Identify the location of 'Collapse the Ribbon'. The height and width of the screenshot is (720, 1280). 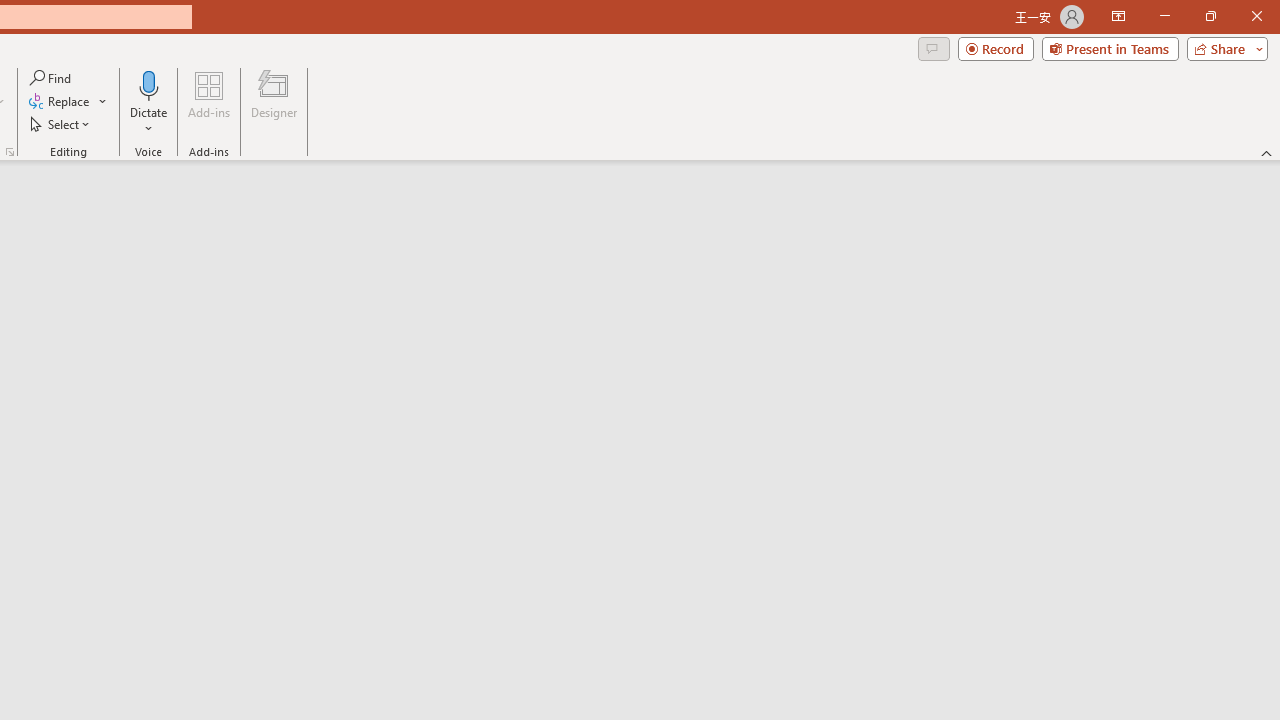
(1266, 152).